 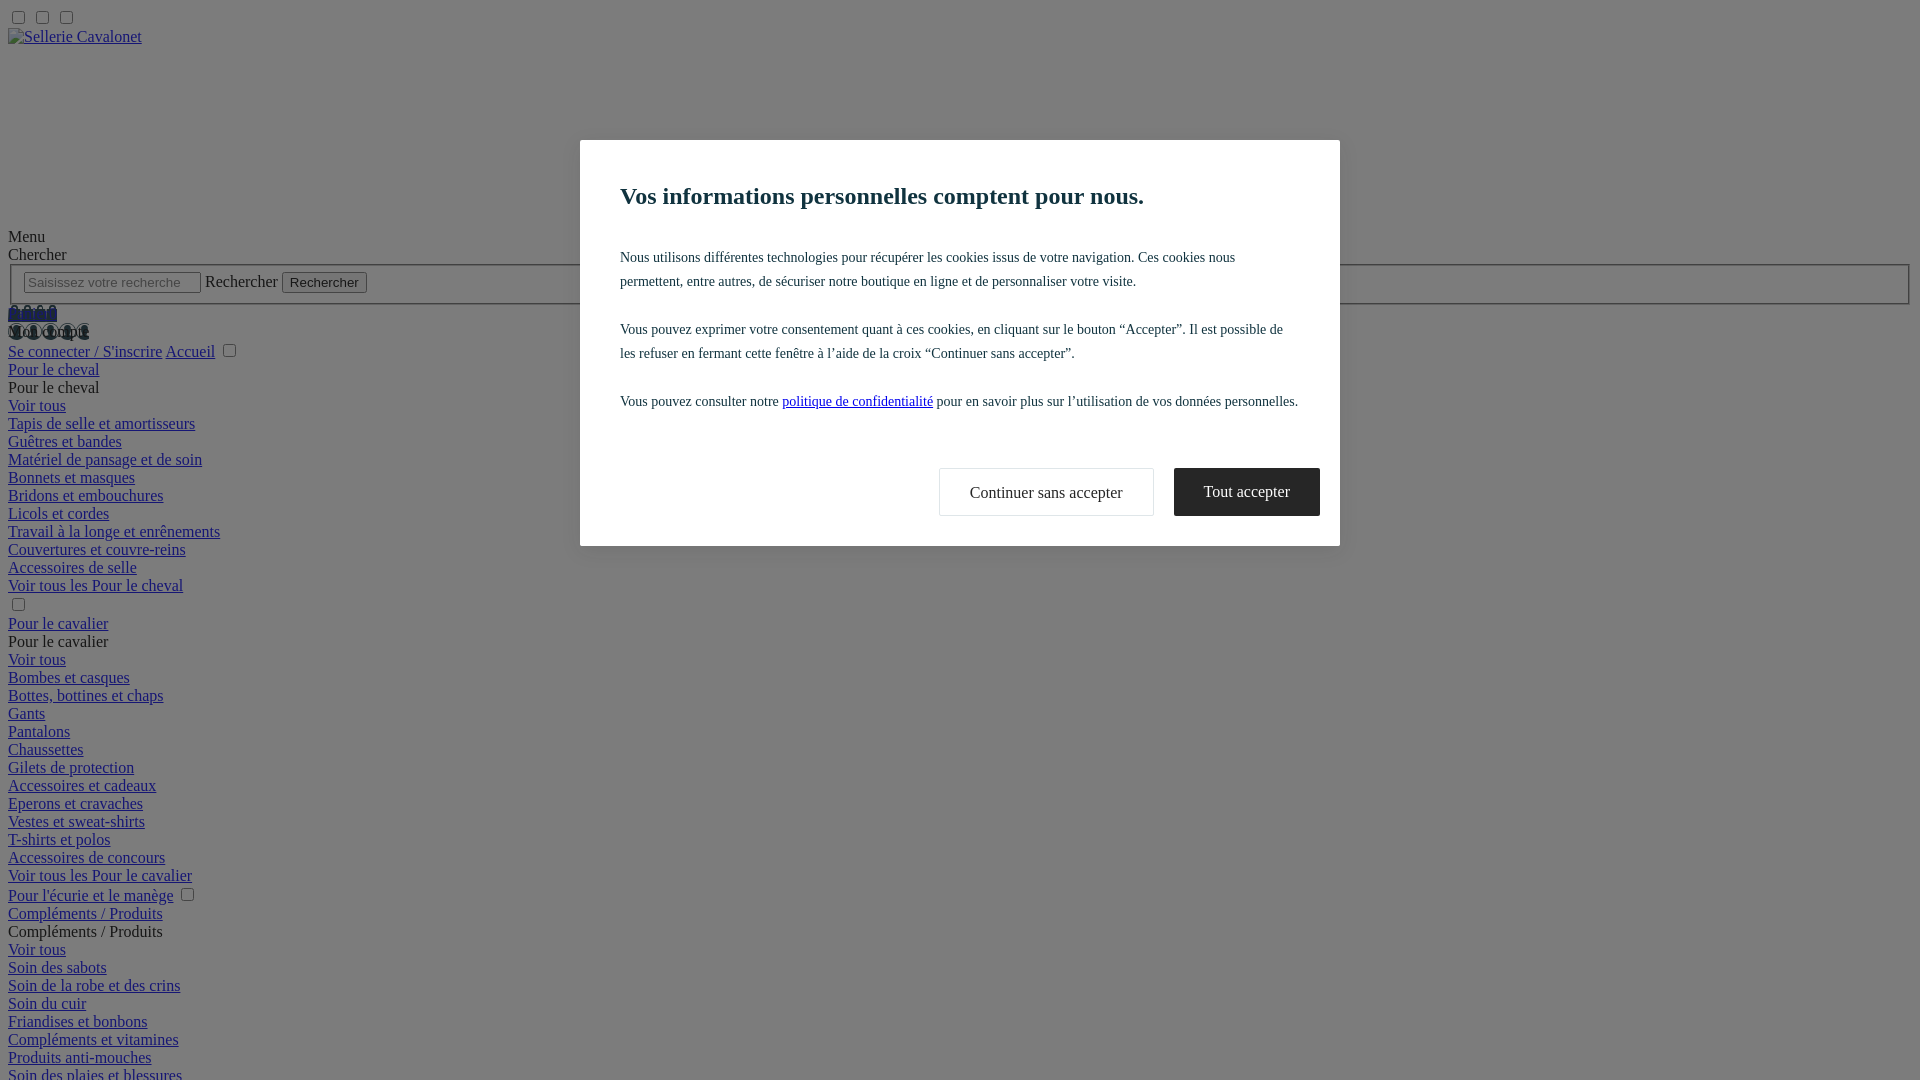 I want to click on 'Pantalons', so click(x=38, y=731).